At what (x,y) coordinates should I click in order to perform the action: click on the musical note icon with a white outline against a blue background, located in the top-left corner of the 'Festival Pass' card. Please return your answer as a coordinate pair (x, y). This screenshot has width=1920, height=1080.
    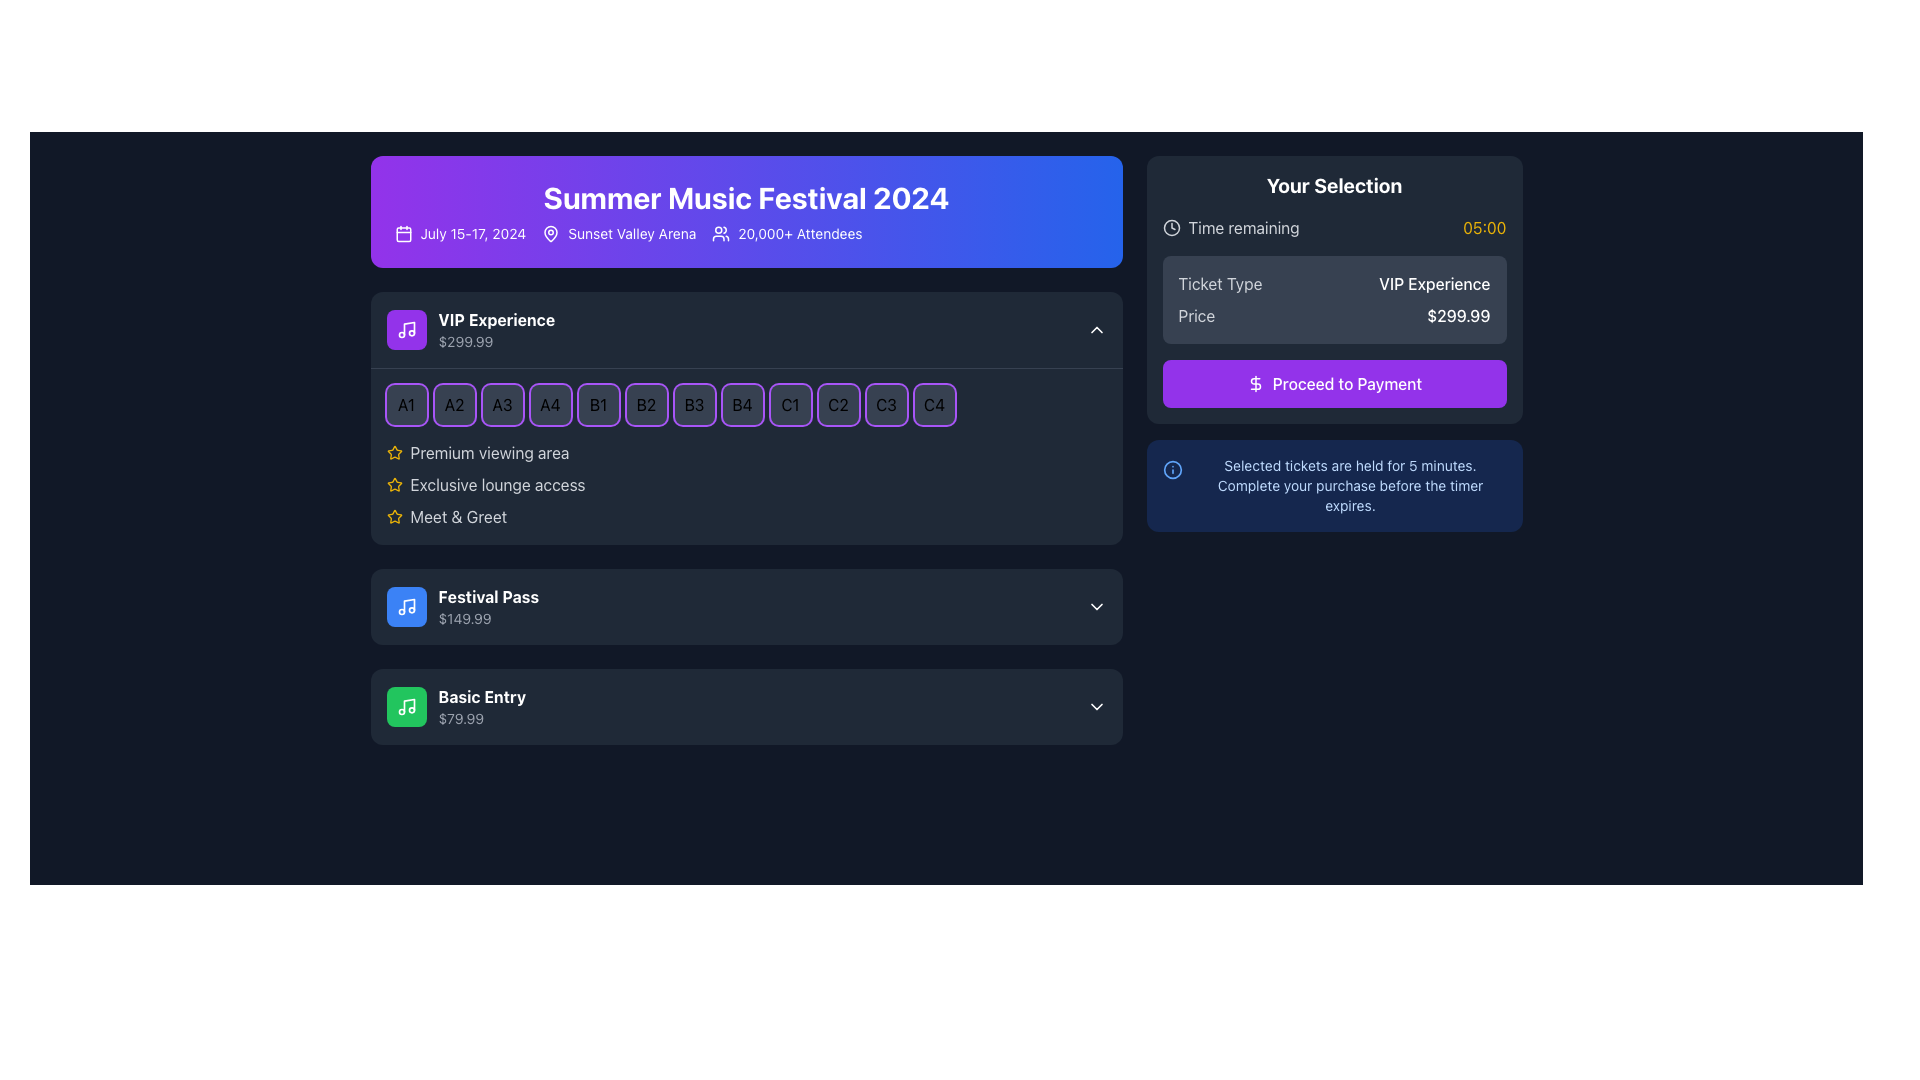
    Looking at the image, I should click on (405, 605).